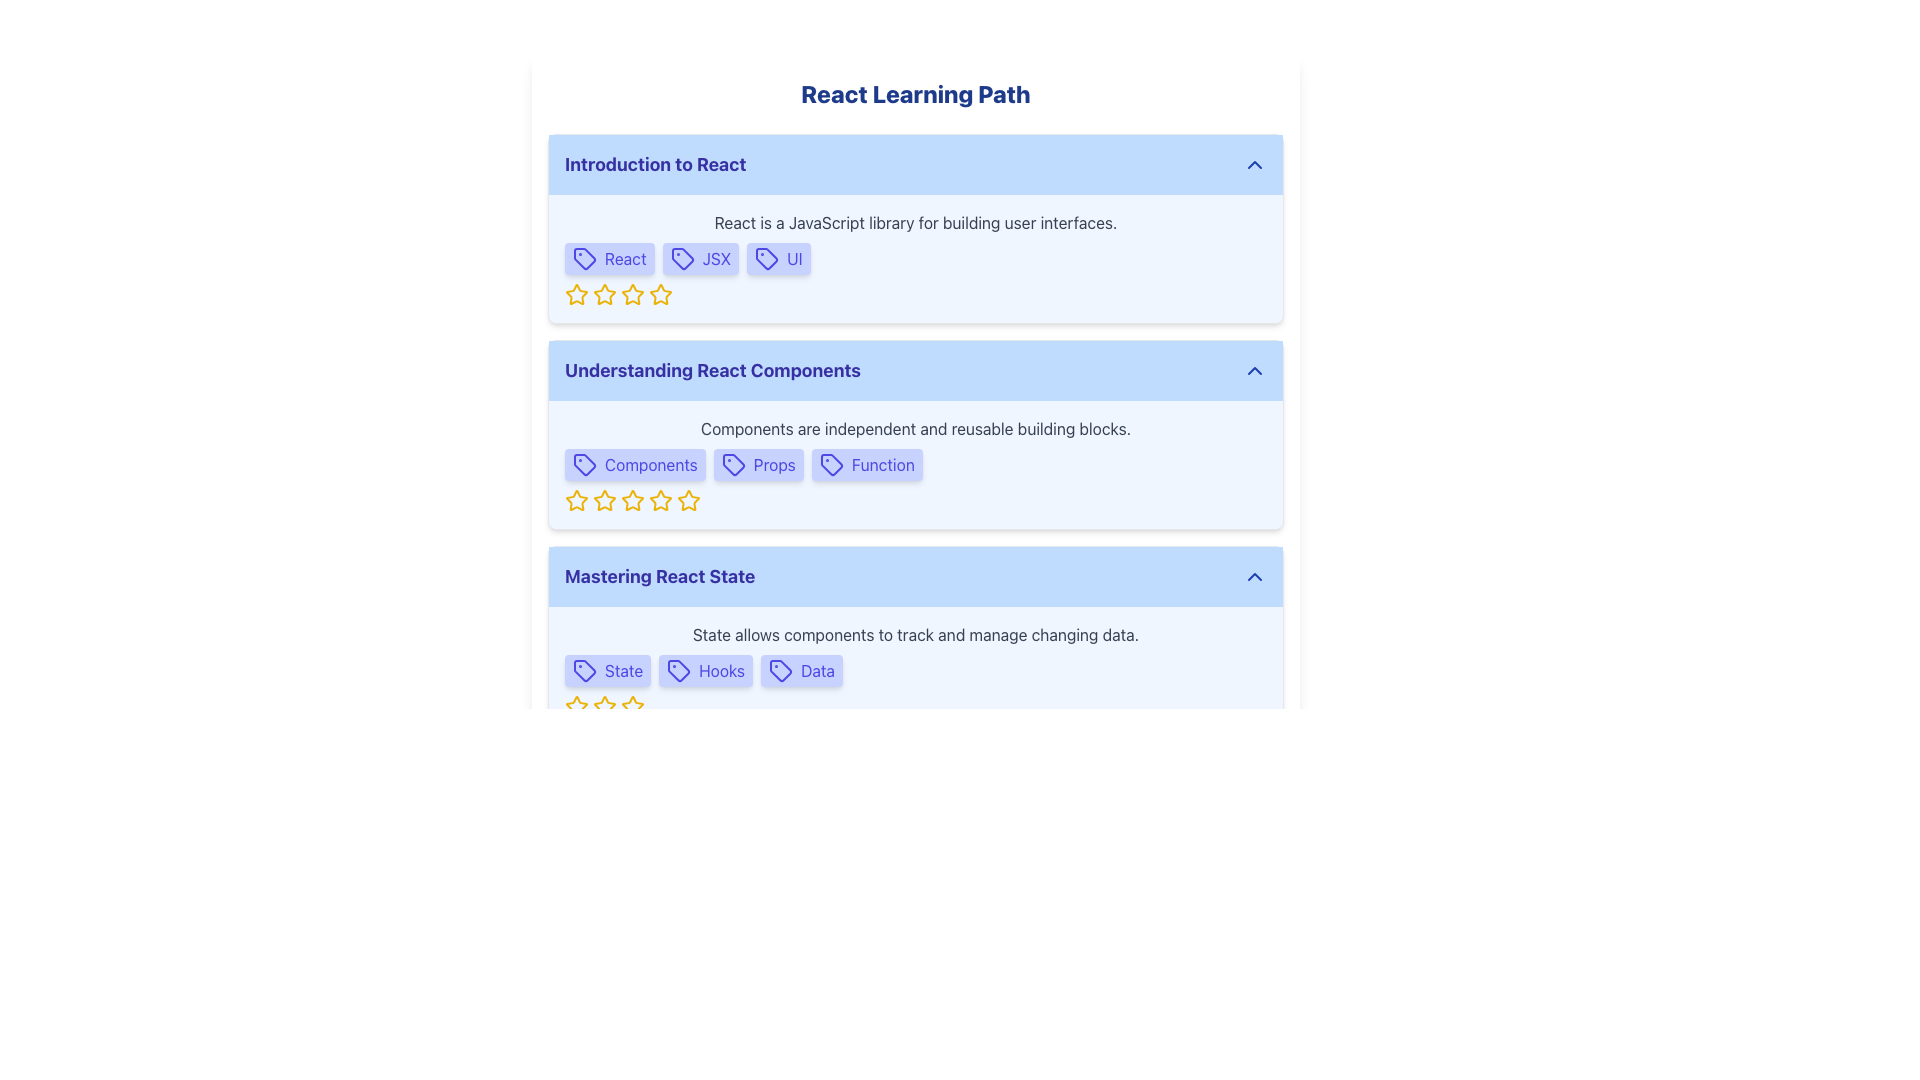 The height and width of the screenshot is (1080, 1920). What do you see at coordinates (634, 465) in the screenshot?
I see `the icon of the Tag with icon and text located in the section titled 'Understanding React Components', which is the first element in a row with 'Props' and 'Function'` at bounding box center [634, 465].